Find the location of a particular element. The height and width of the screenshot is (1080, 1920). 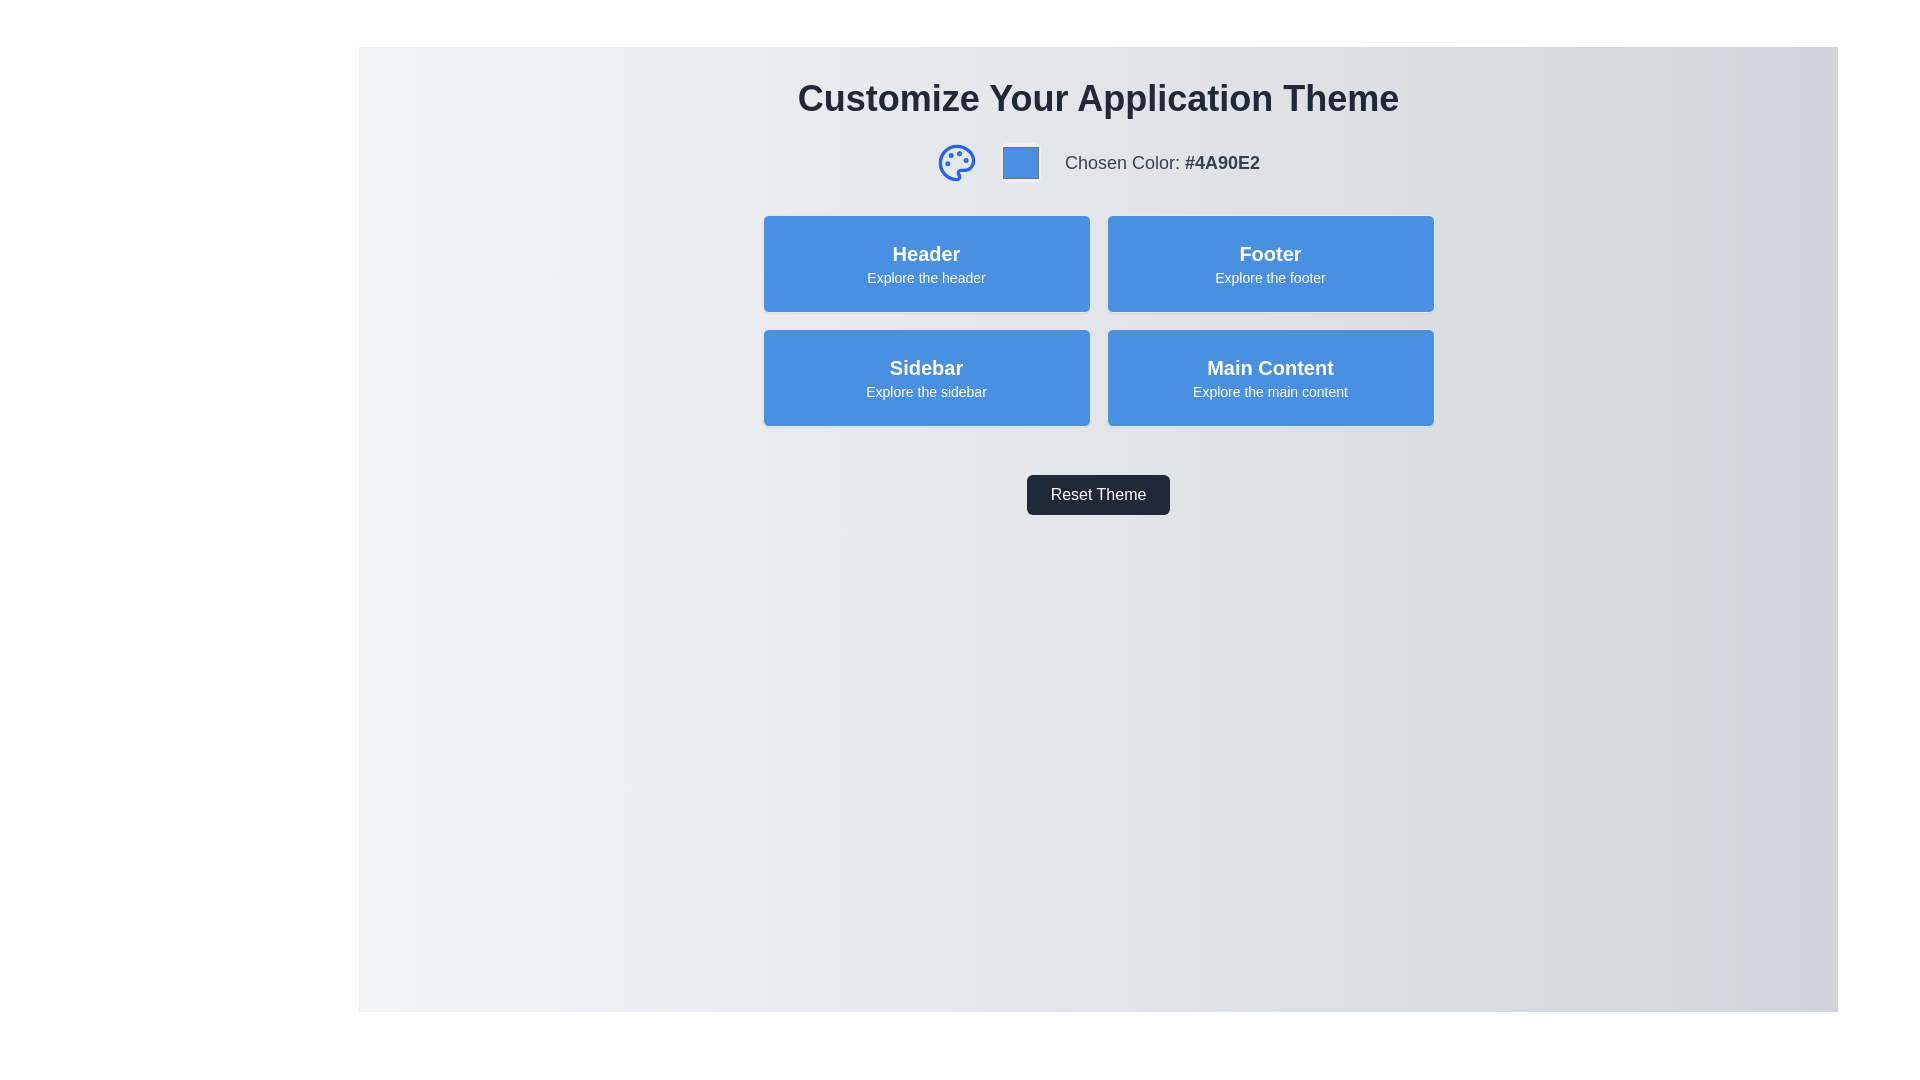

the header text that indicates the section is about customizing the application's theme, located at the top center of the layout above the 'Chosen Color' section is located at coordinates (1097, 99).